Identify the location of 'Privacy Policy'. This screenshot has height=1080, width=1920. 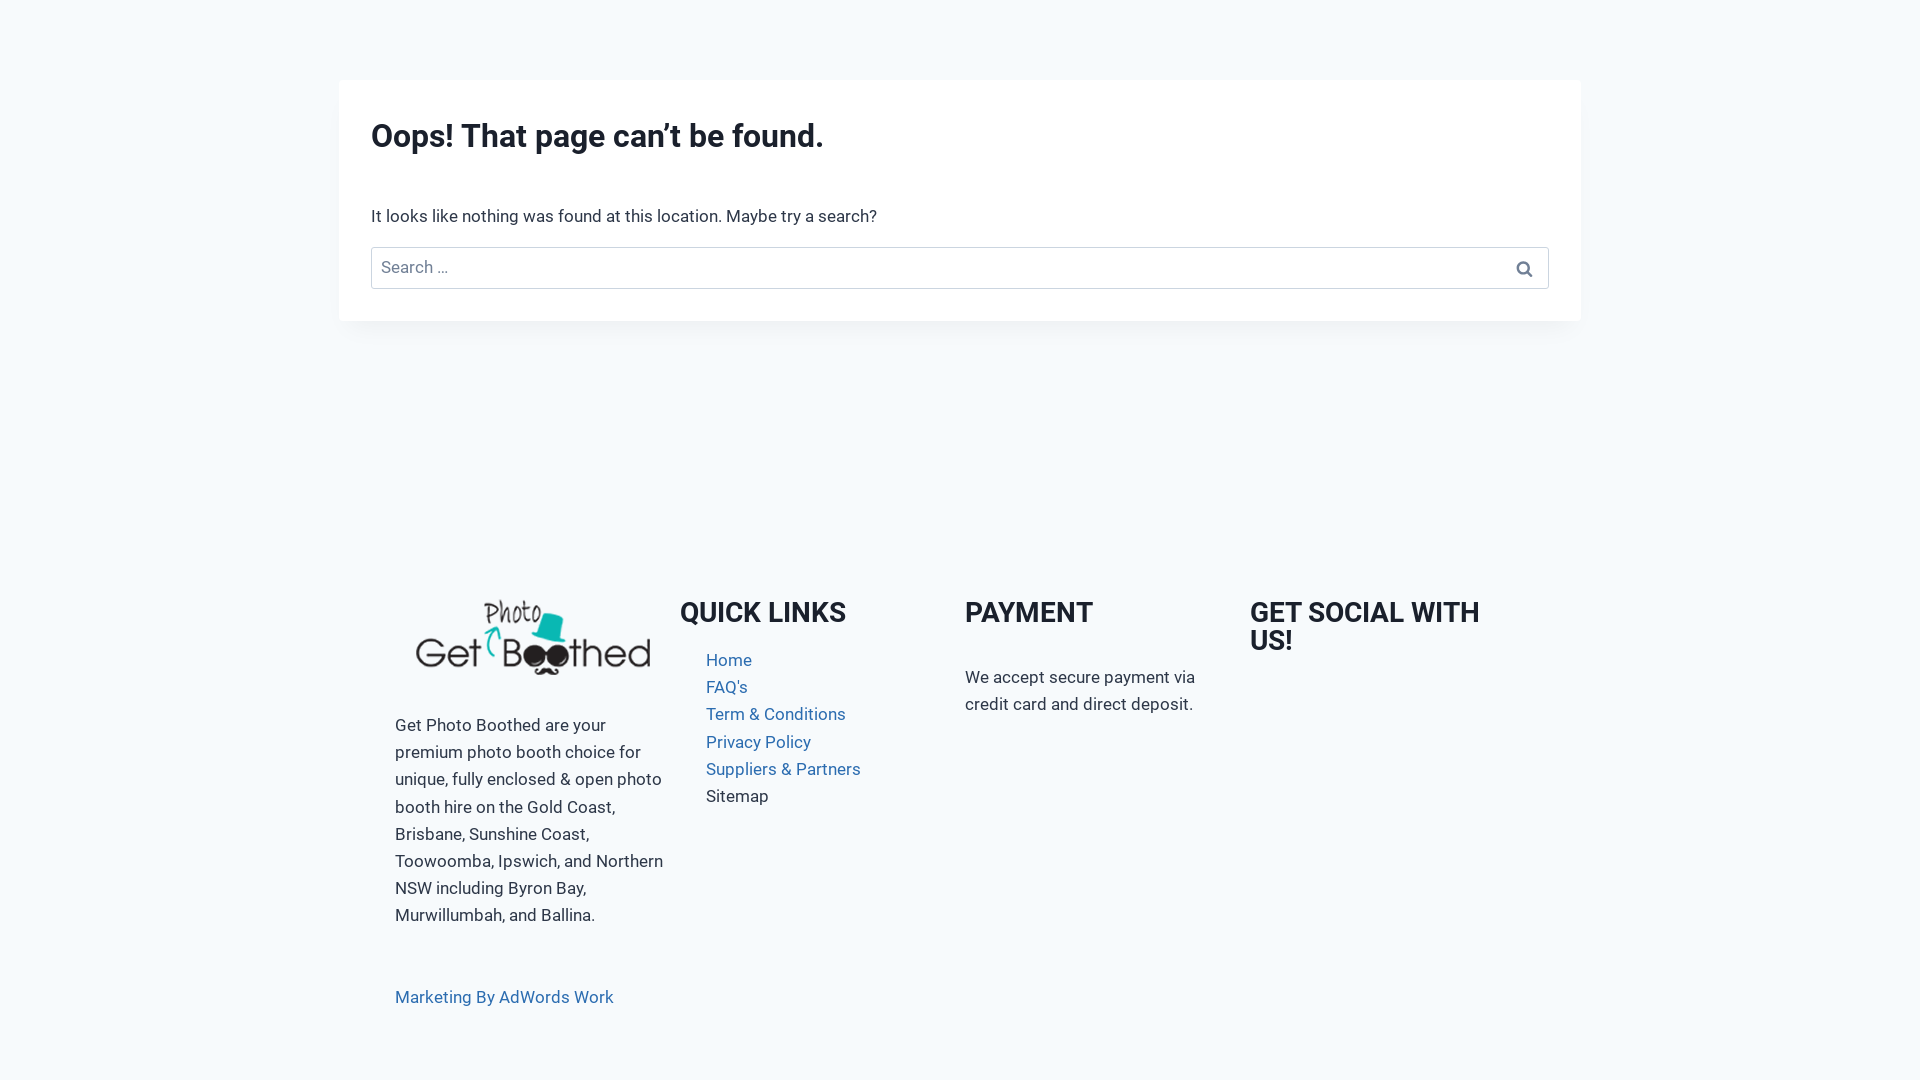
(817, 742).